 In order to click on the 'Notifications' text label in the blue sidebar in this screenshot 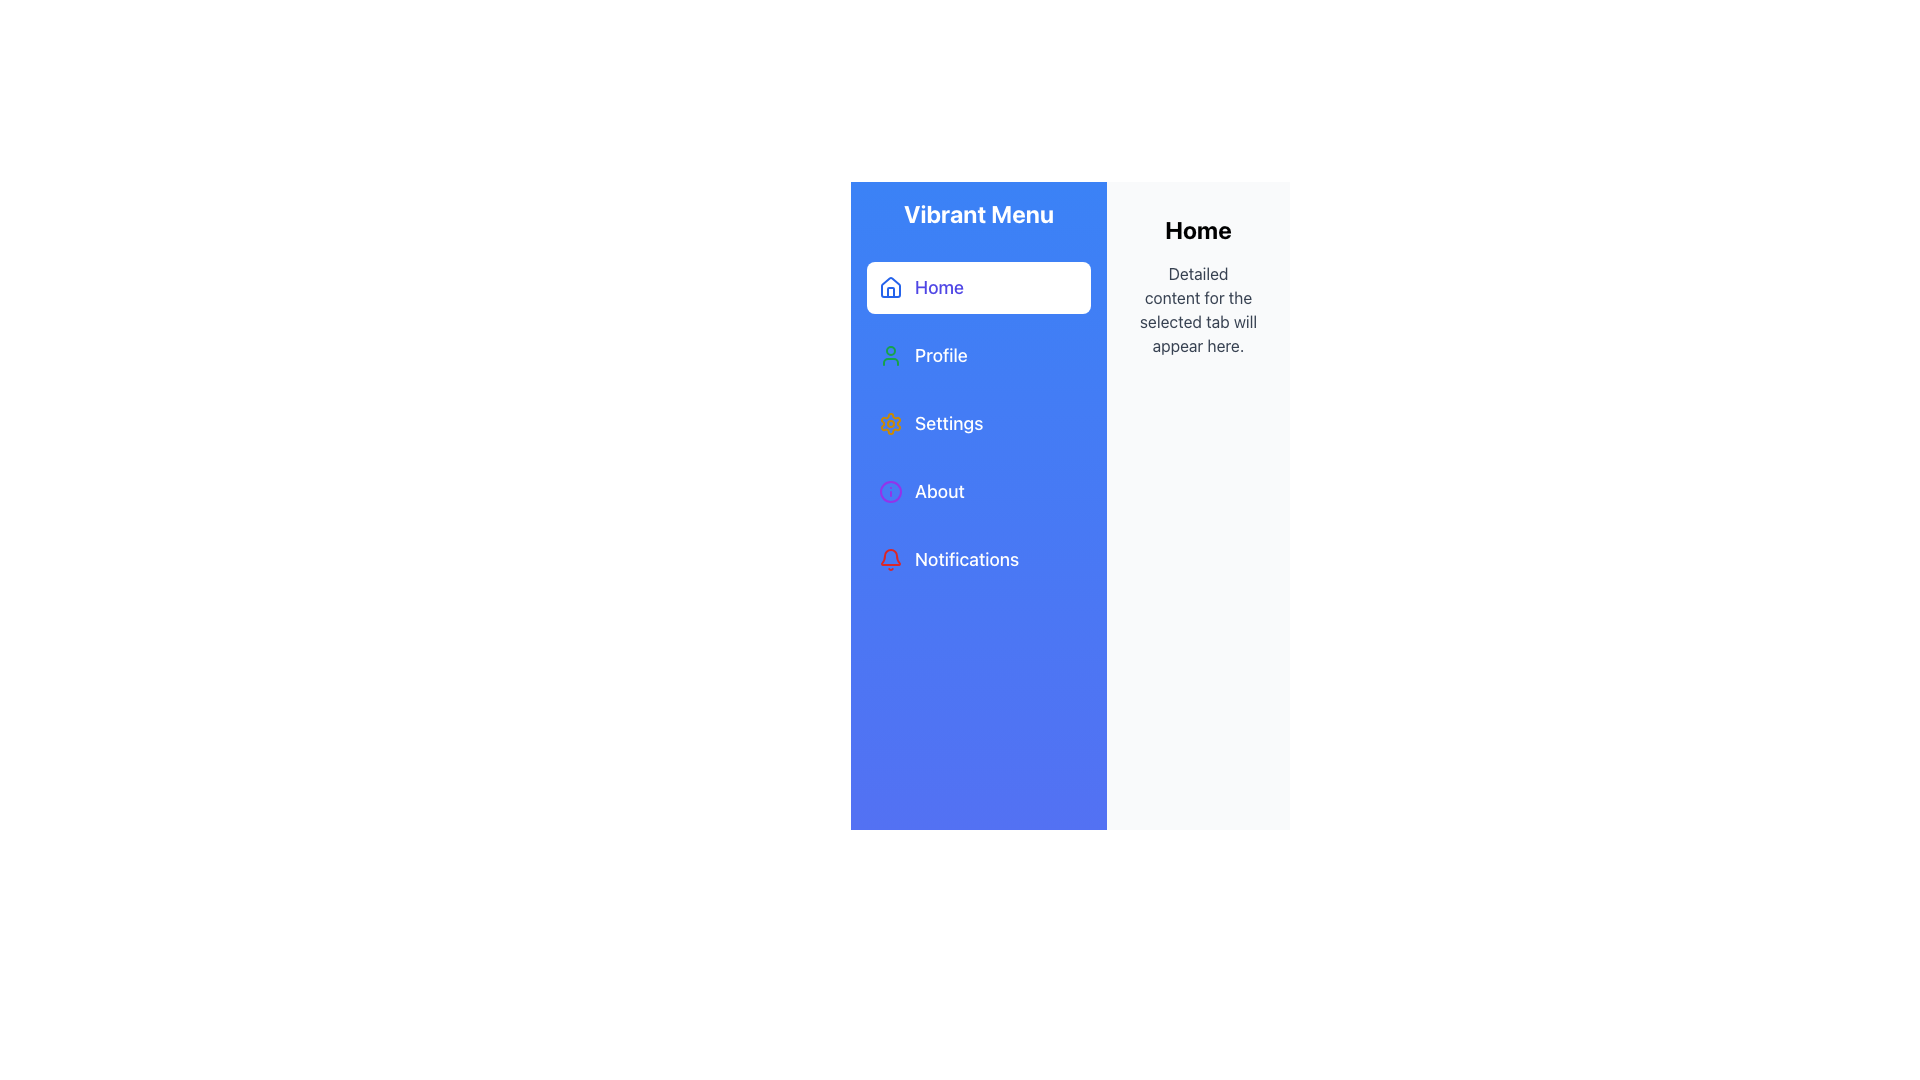, I will do `click(967, 559)`.